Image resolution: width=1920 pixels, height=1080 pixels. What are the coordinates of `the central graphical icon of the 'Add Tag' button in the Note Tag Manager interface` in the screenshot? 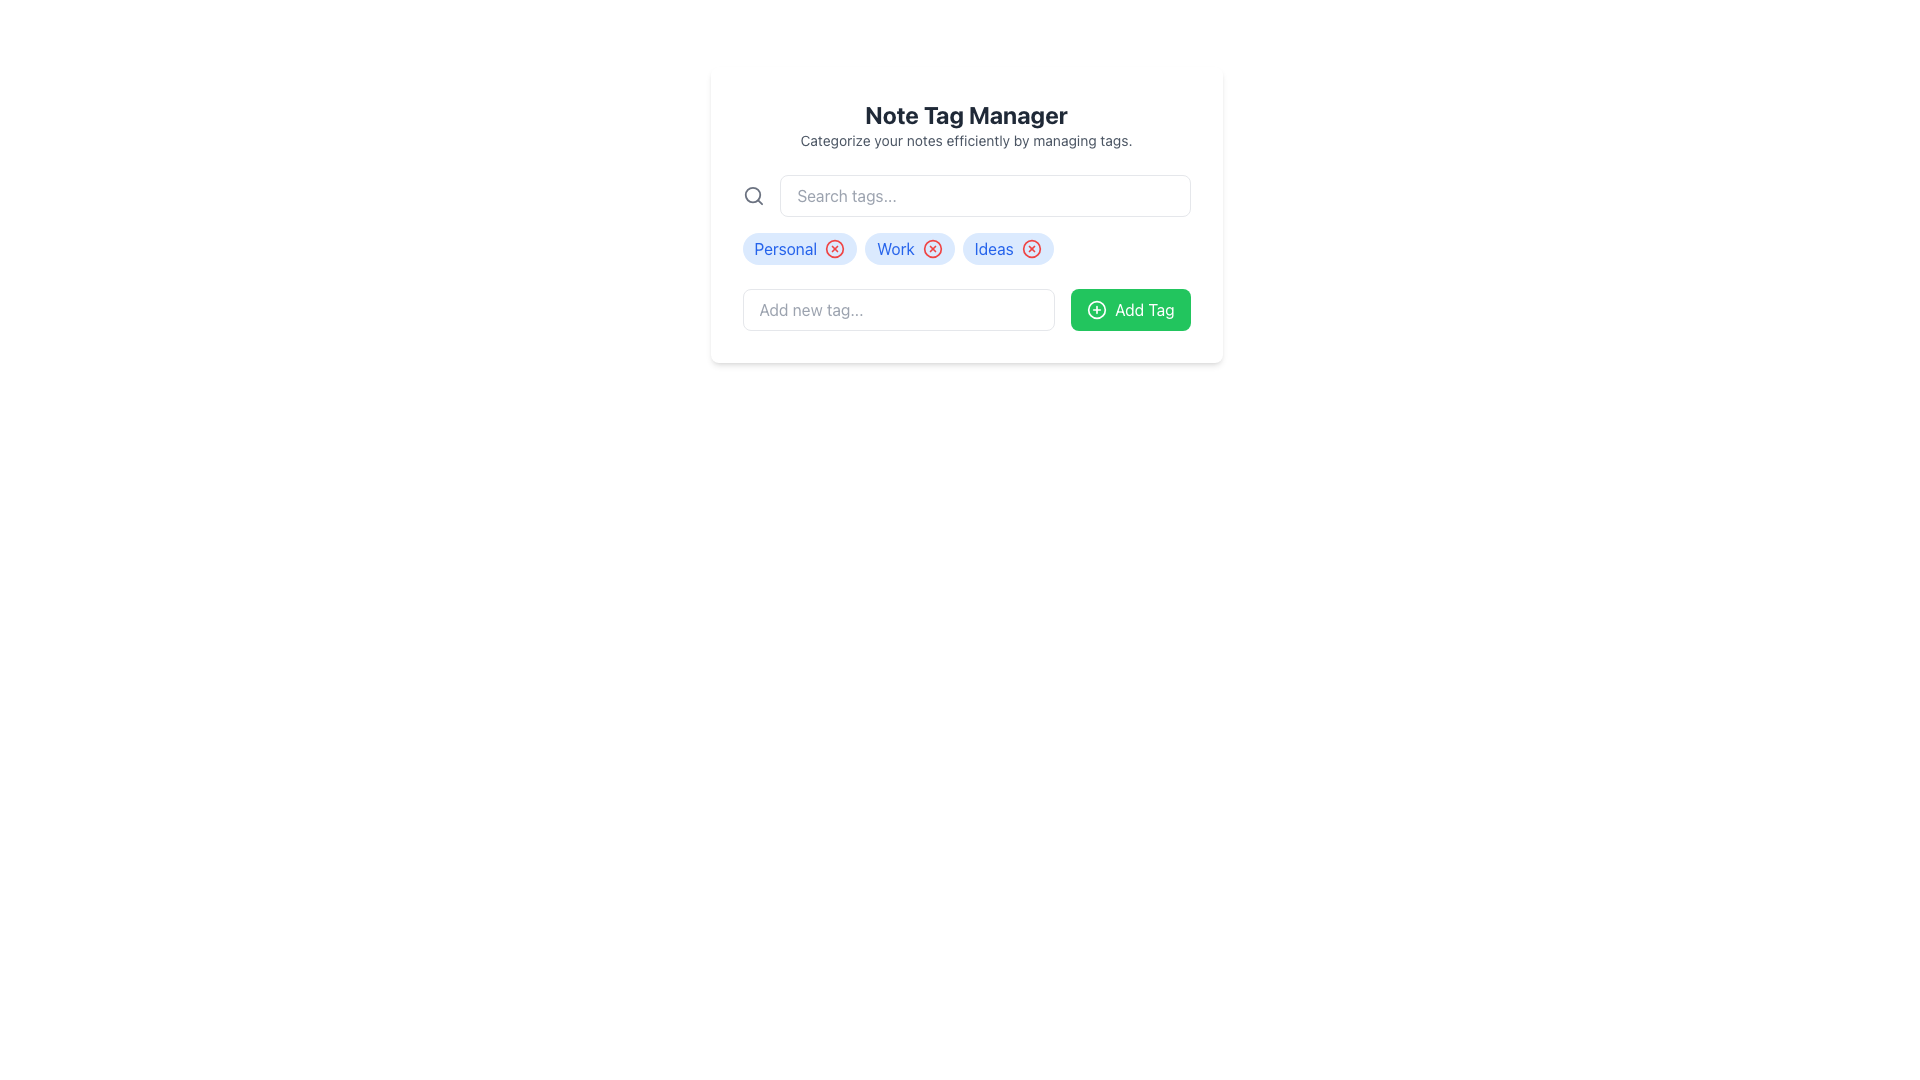 It's located at (1096, 309).